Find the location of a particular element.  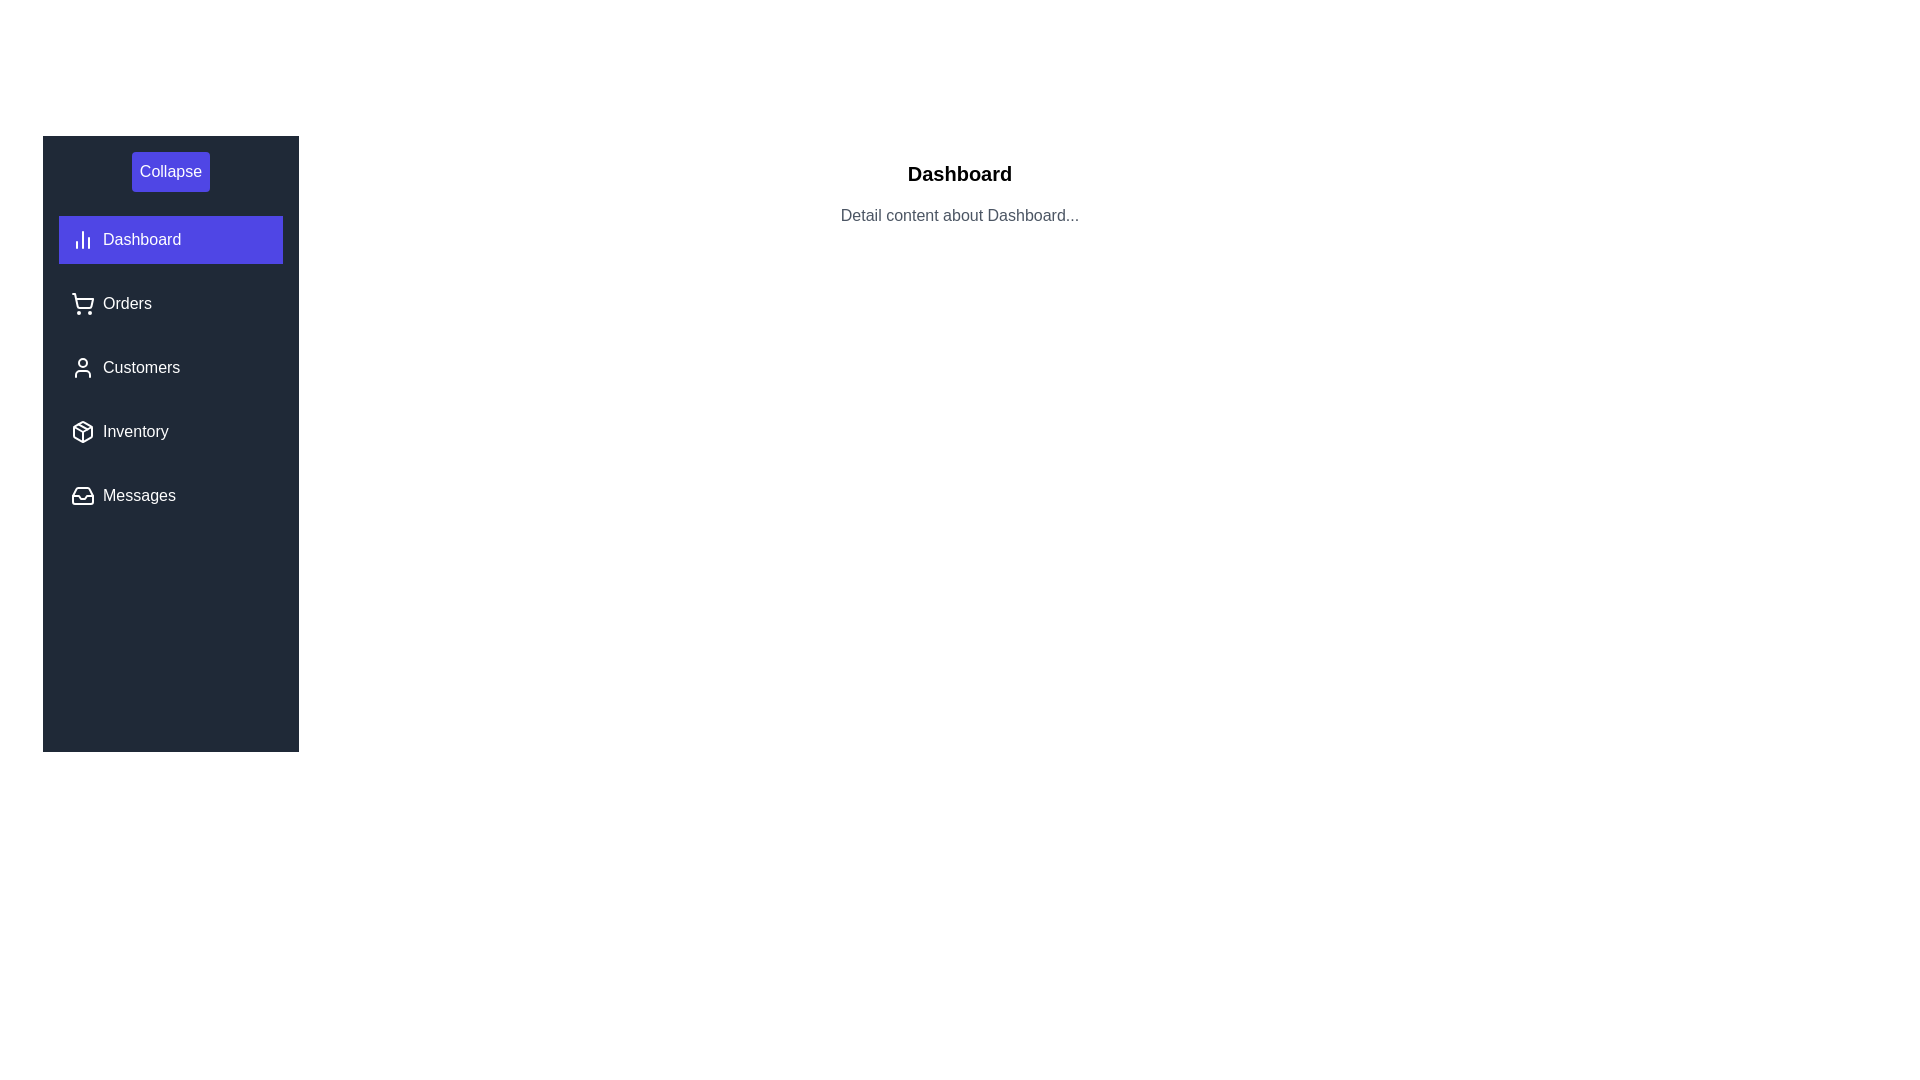

the menu item Customers to view its details is located at coordinates (171, 367).